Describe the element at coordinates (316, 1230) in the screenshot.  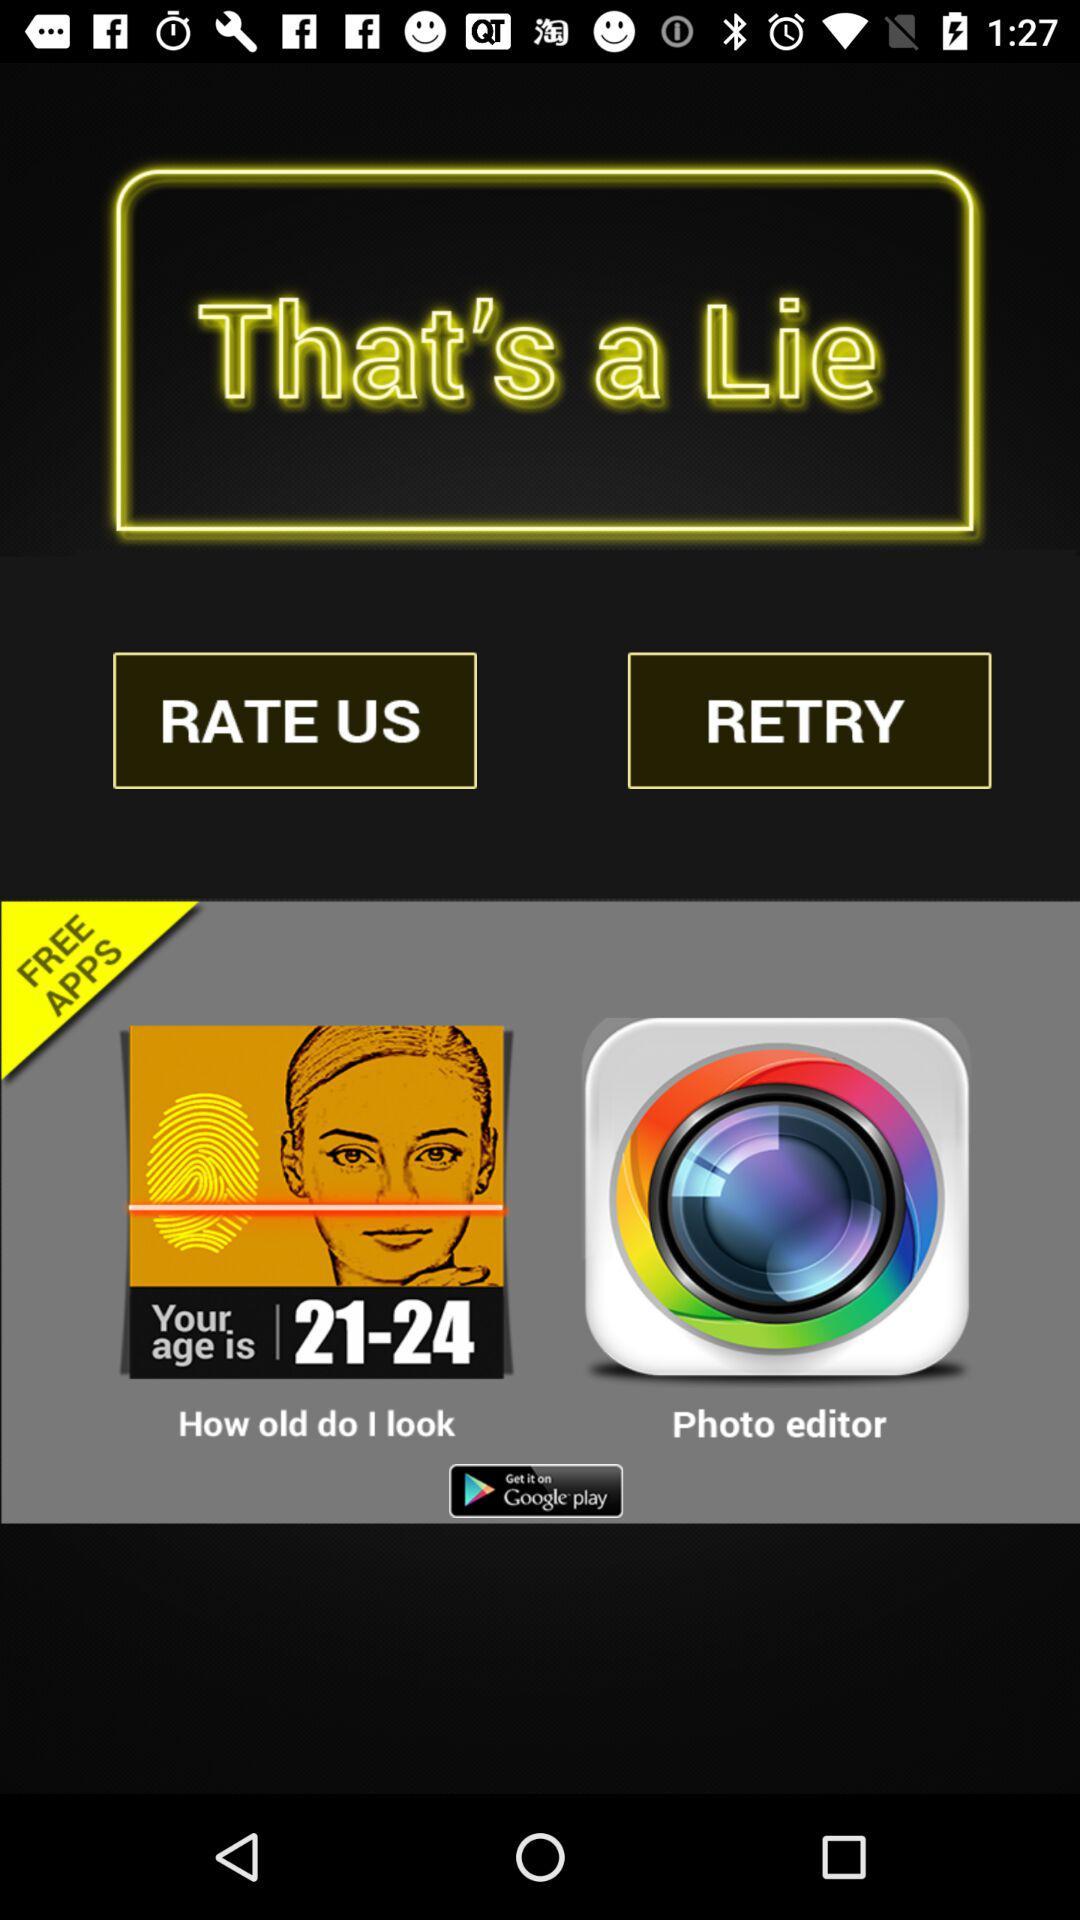
I see `download the 'how old do i look app` at that location.